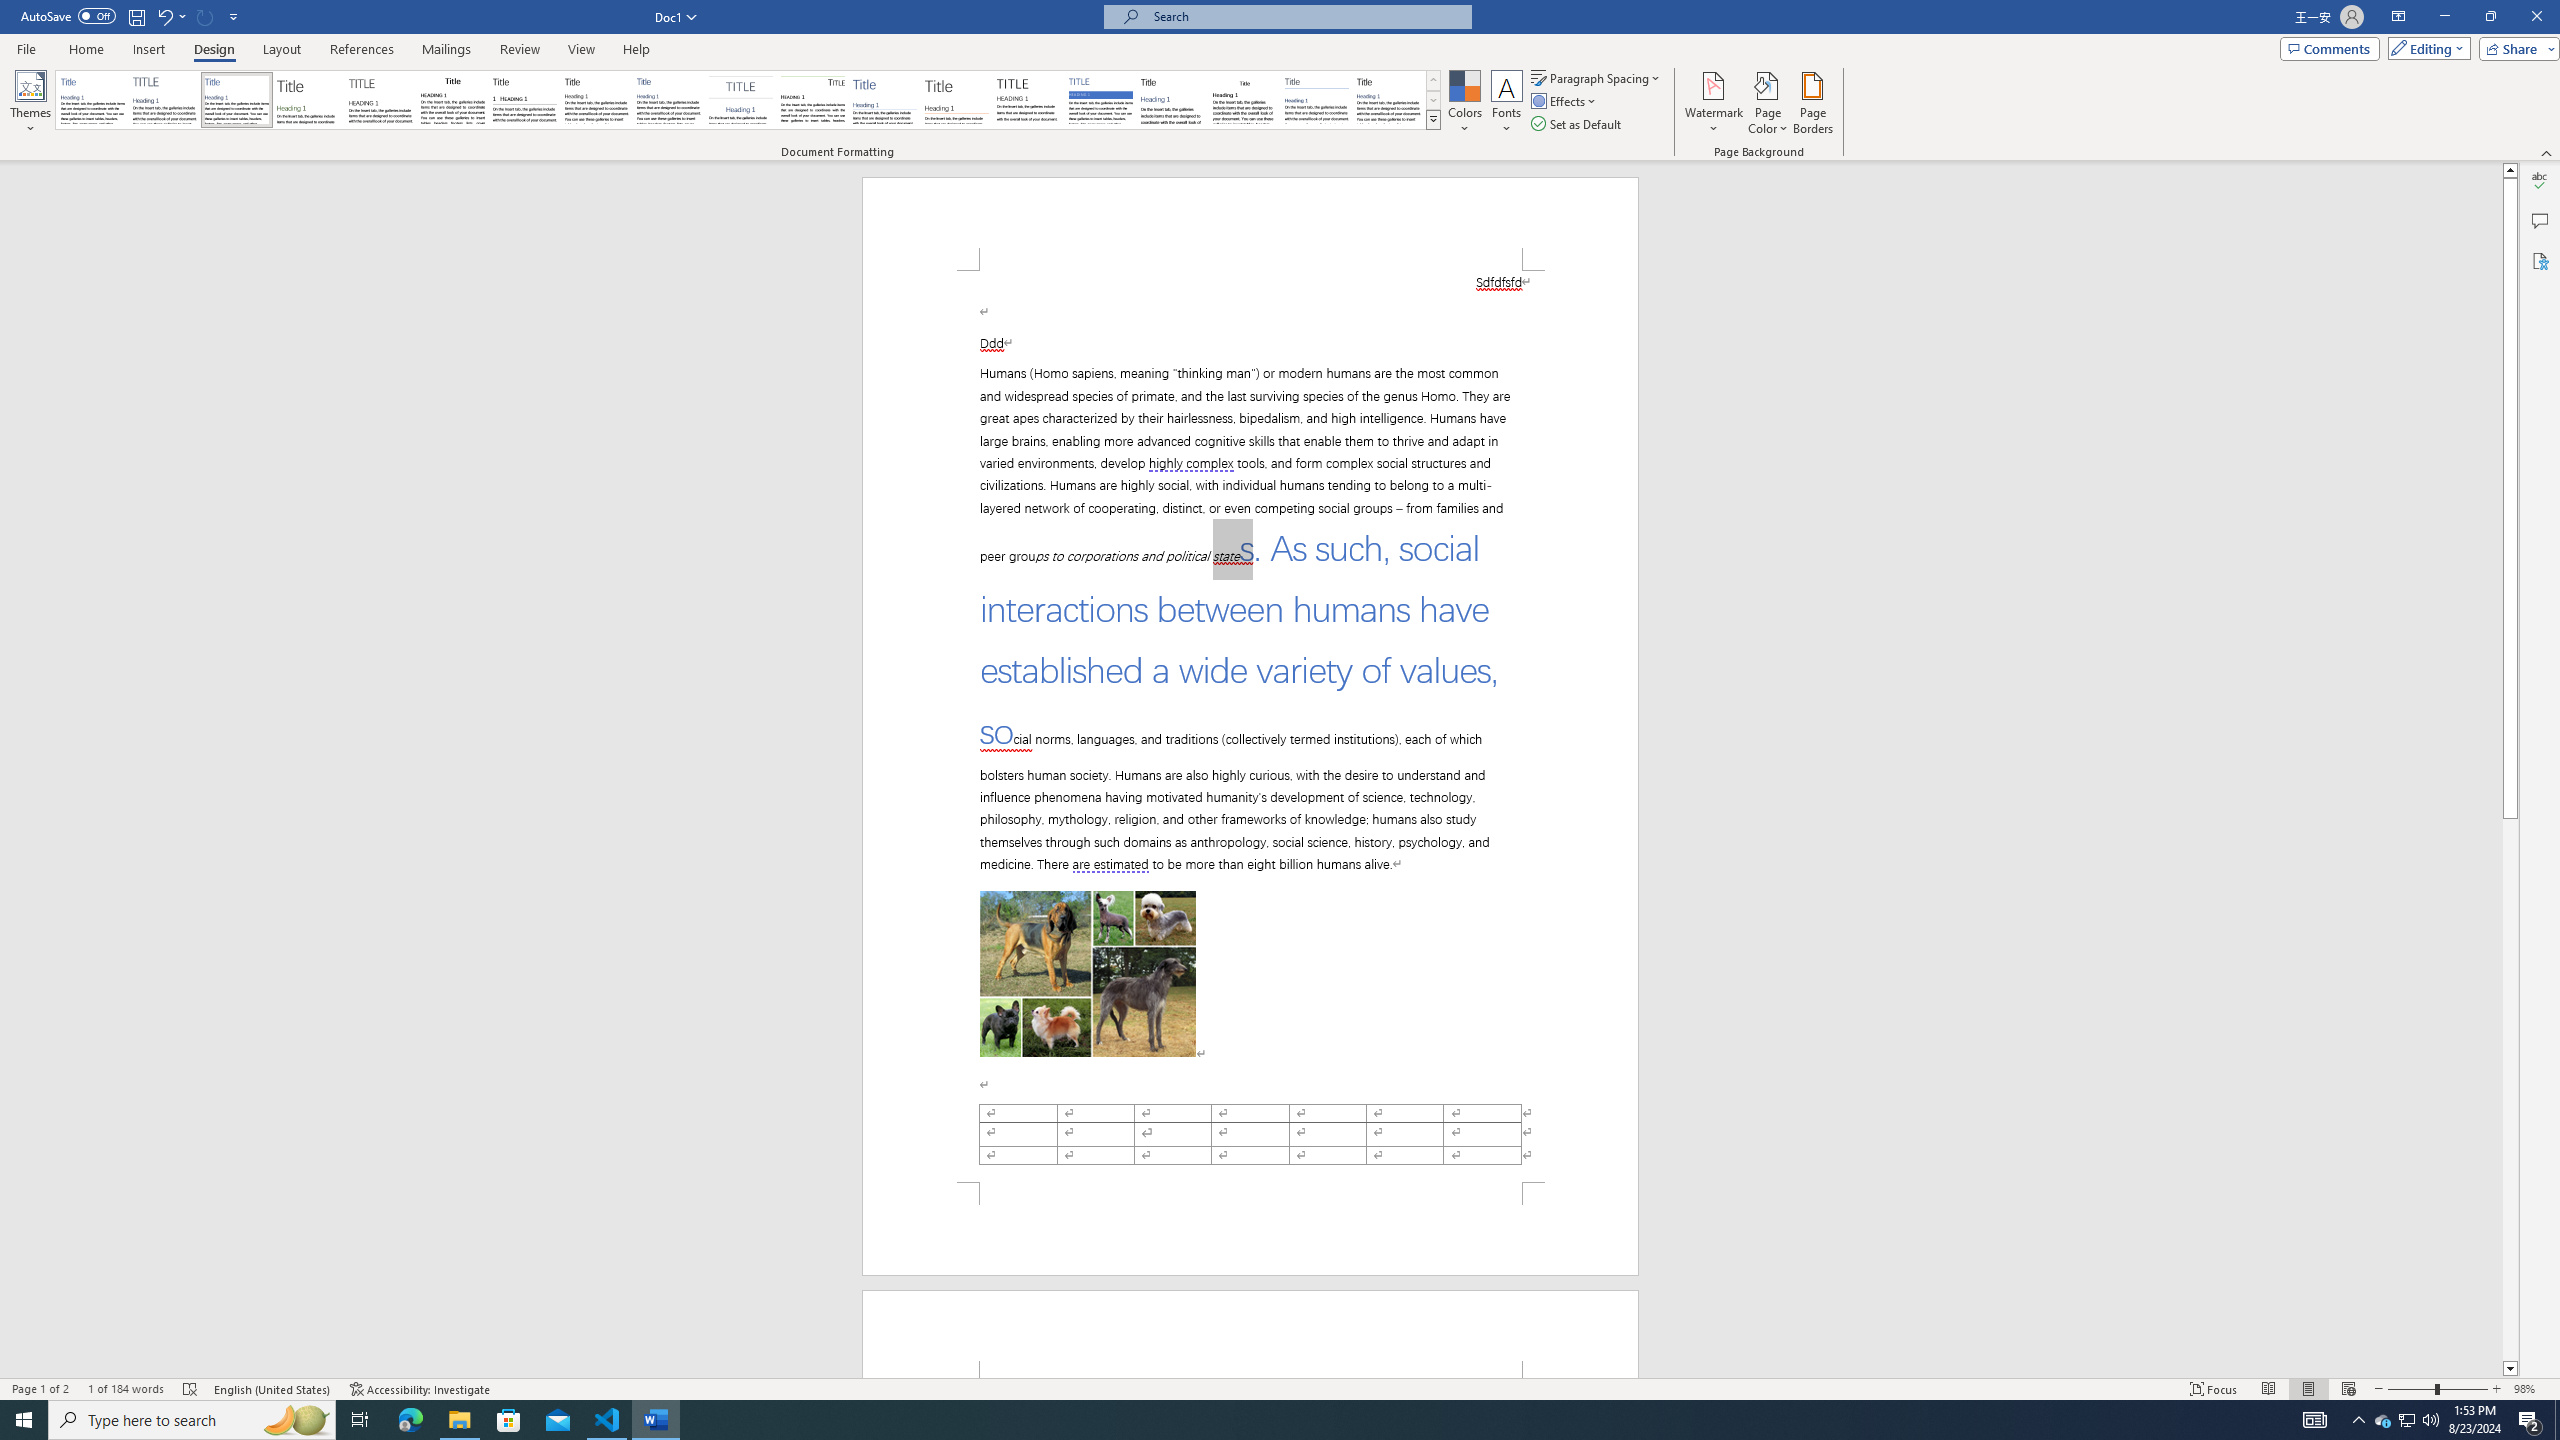 Image resolution: width=2560 pixels, height=1440 pixels. I want to click on 'Colors', so click(1463, 103).